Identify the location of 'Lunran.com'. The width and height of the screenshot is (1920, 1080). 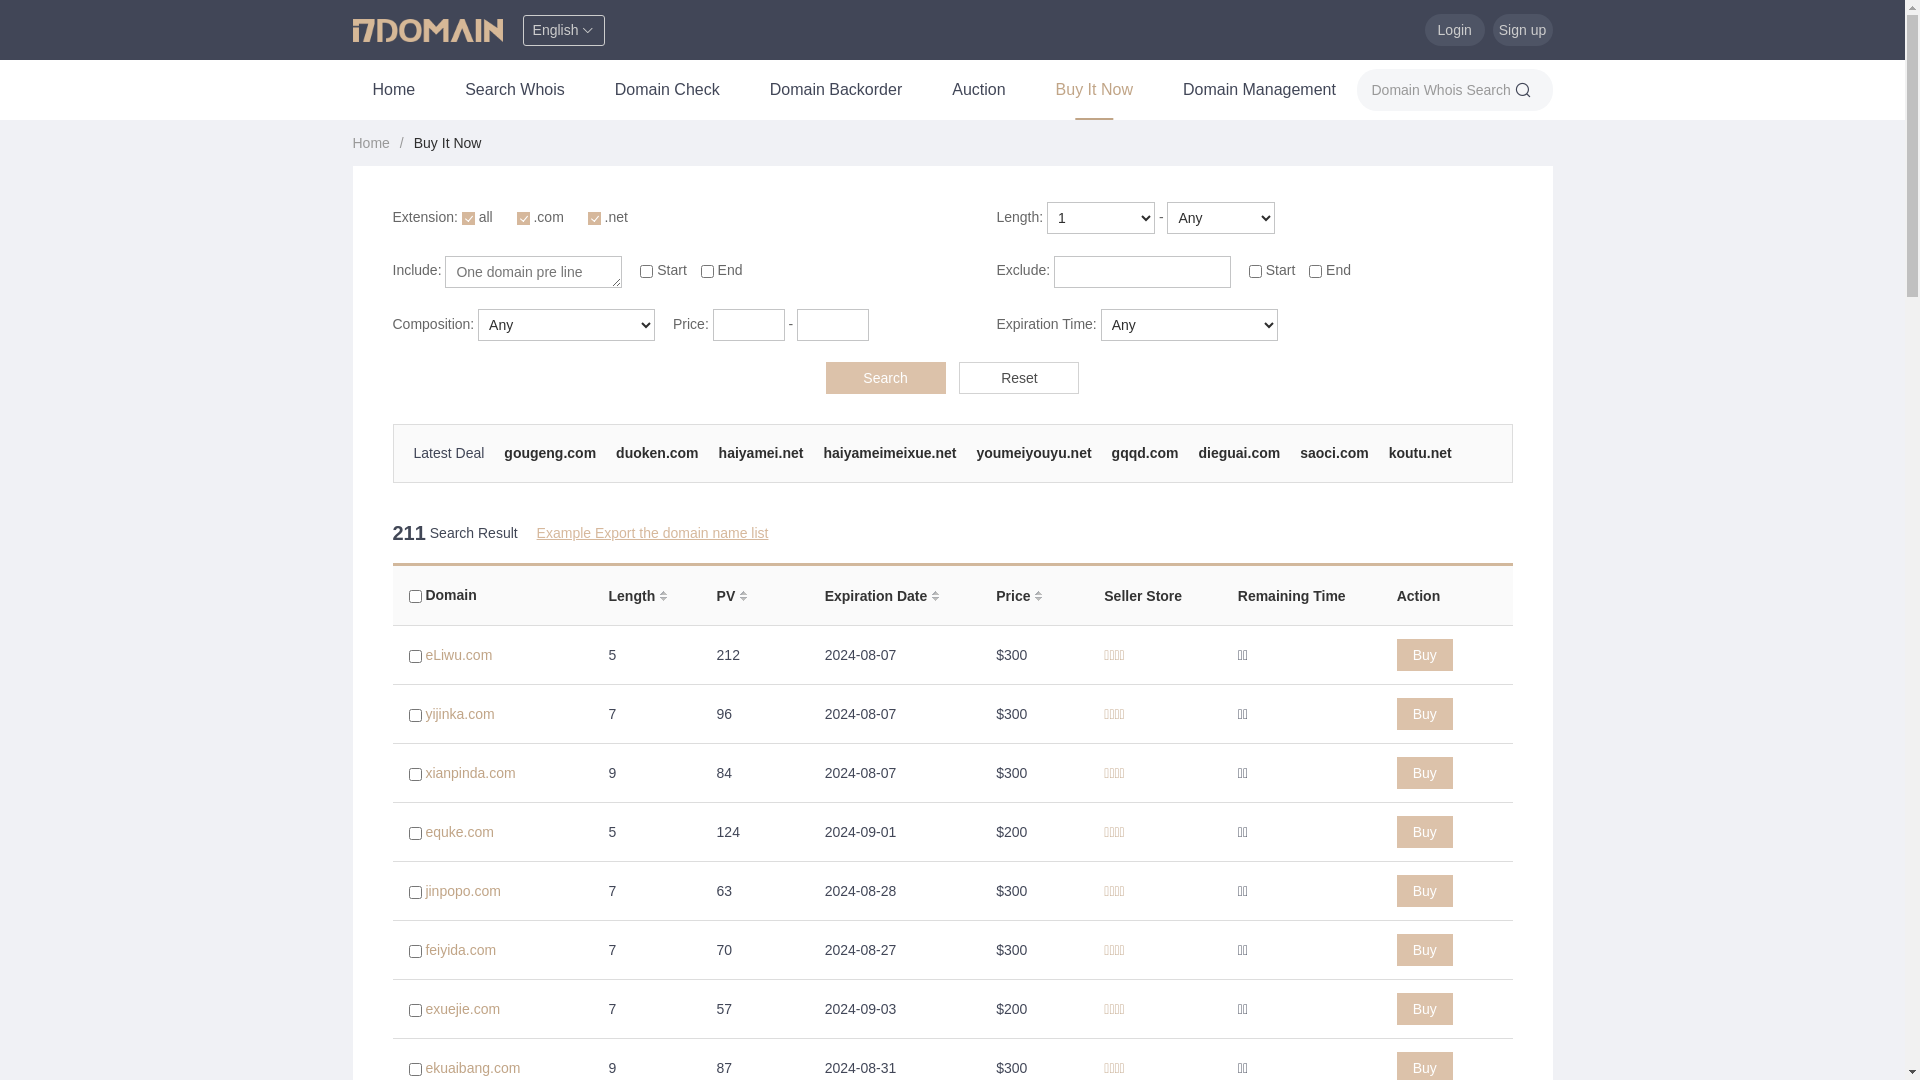
(453, 469).